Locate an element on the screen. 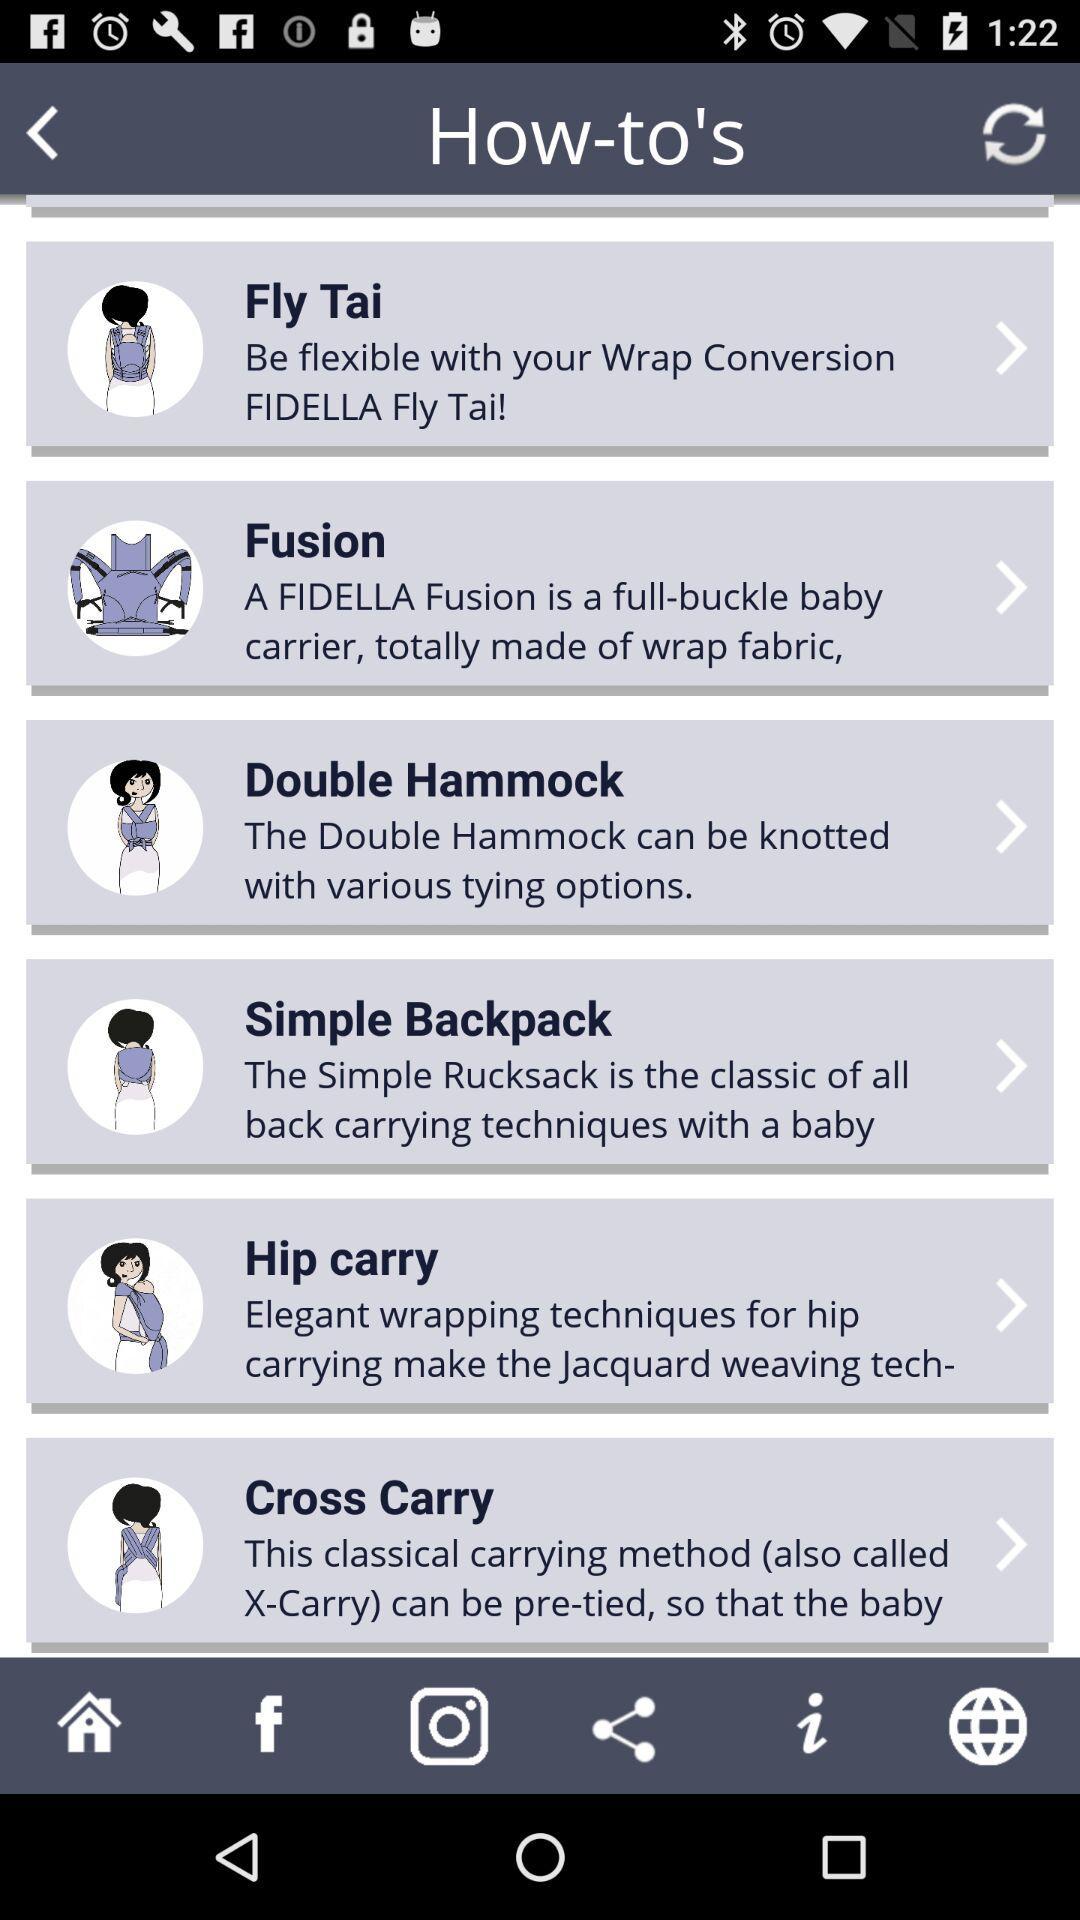 Image resolution: width=1080 pixels, height=1920 pixels. icon next to the how-to's is located at coordinates (80, 132).